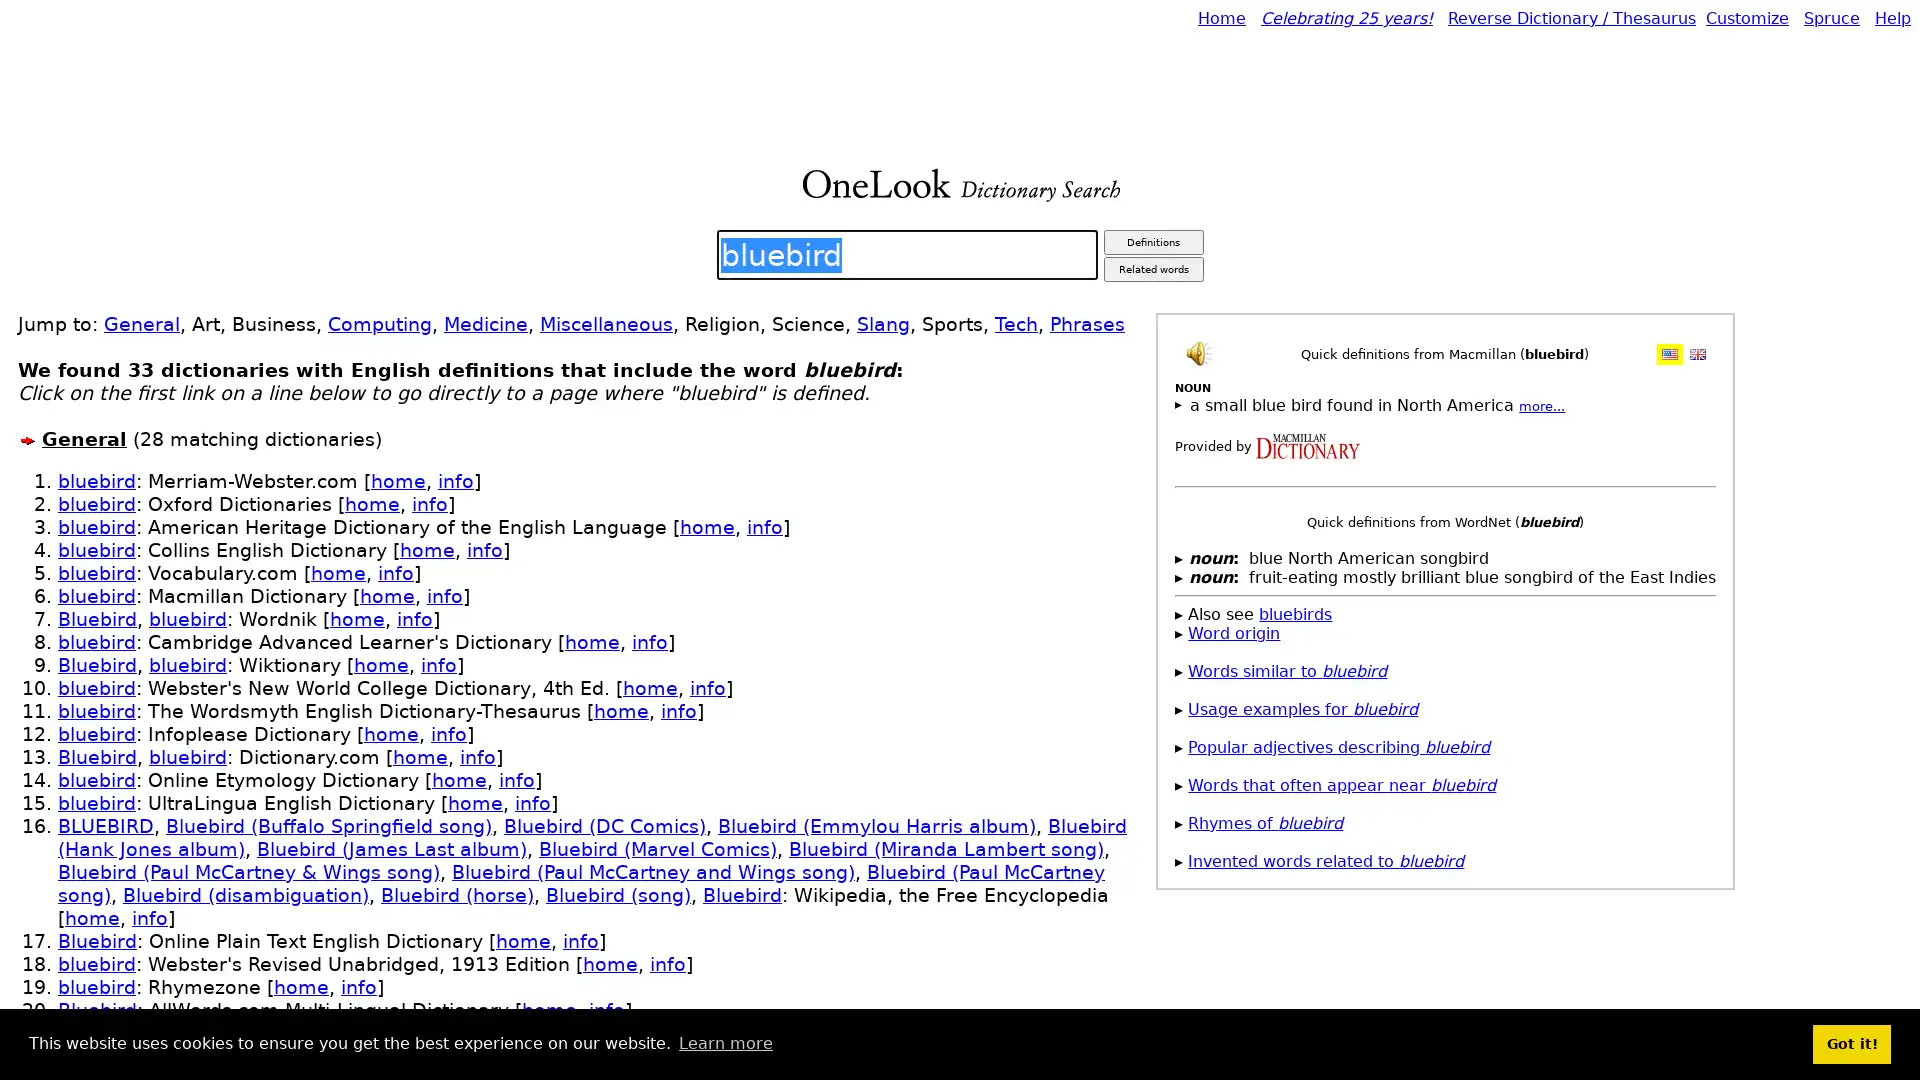  Describe the element at coordinates (724, 1043) in the screenshot. I see `learn more about cookies` at that location.